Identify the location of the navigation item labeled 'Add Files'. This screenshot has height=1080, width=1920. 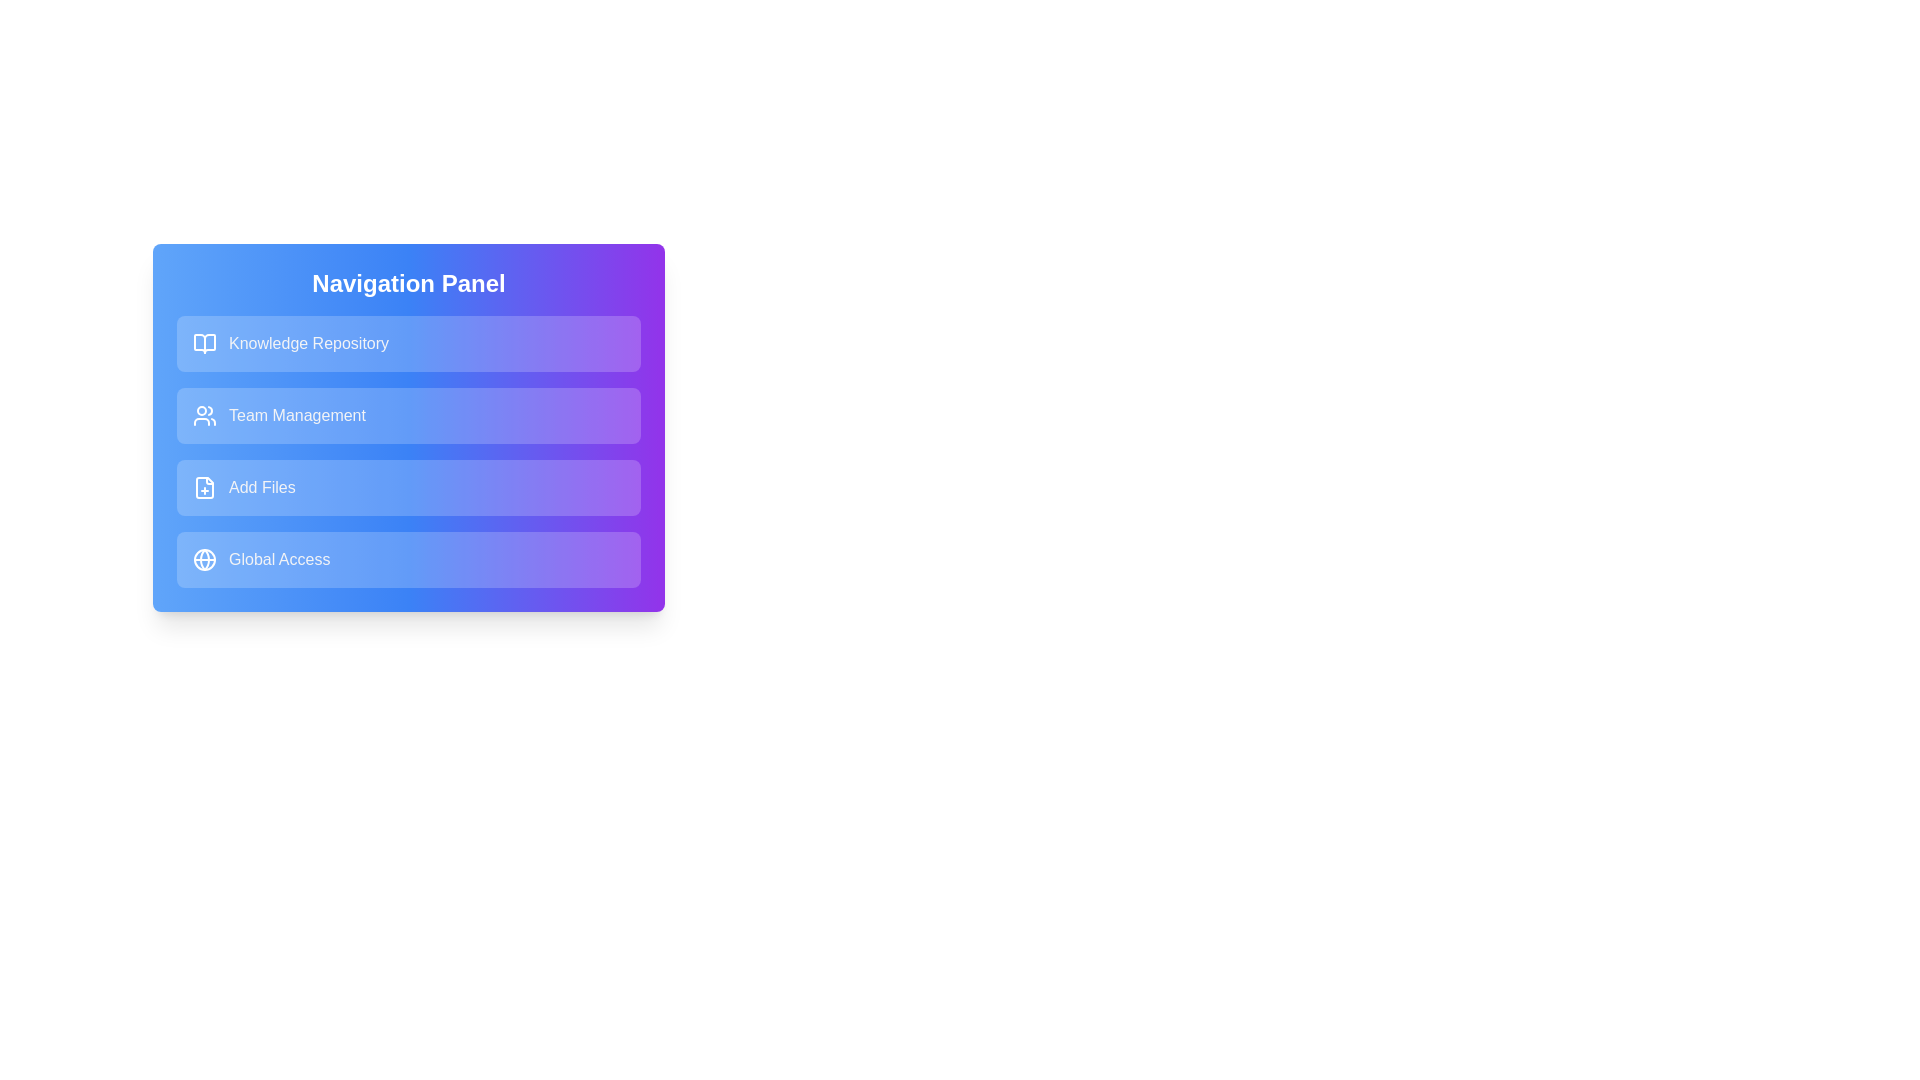
(407, 488).